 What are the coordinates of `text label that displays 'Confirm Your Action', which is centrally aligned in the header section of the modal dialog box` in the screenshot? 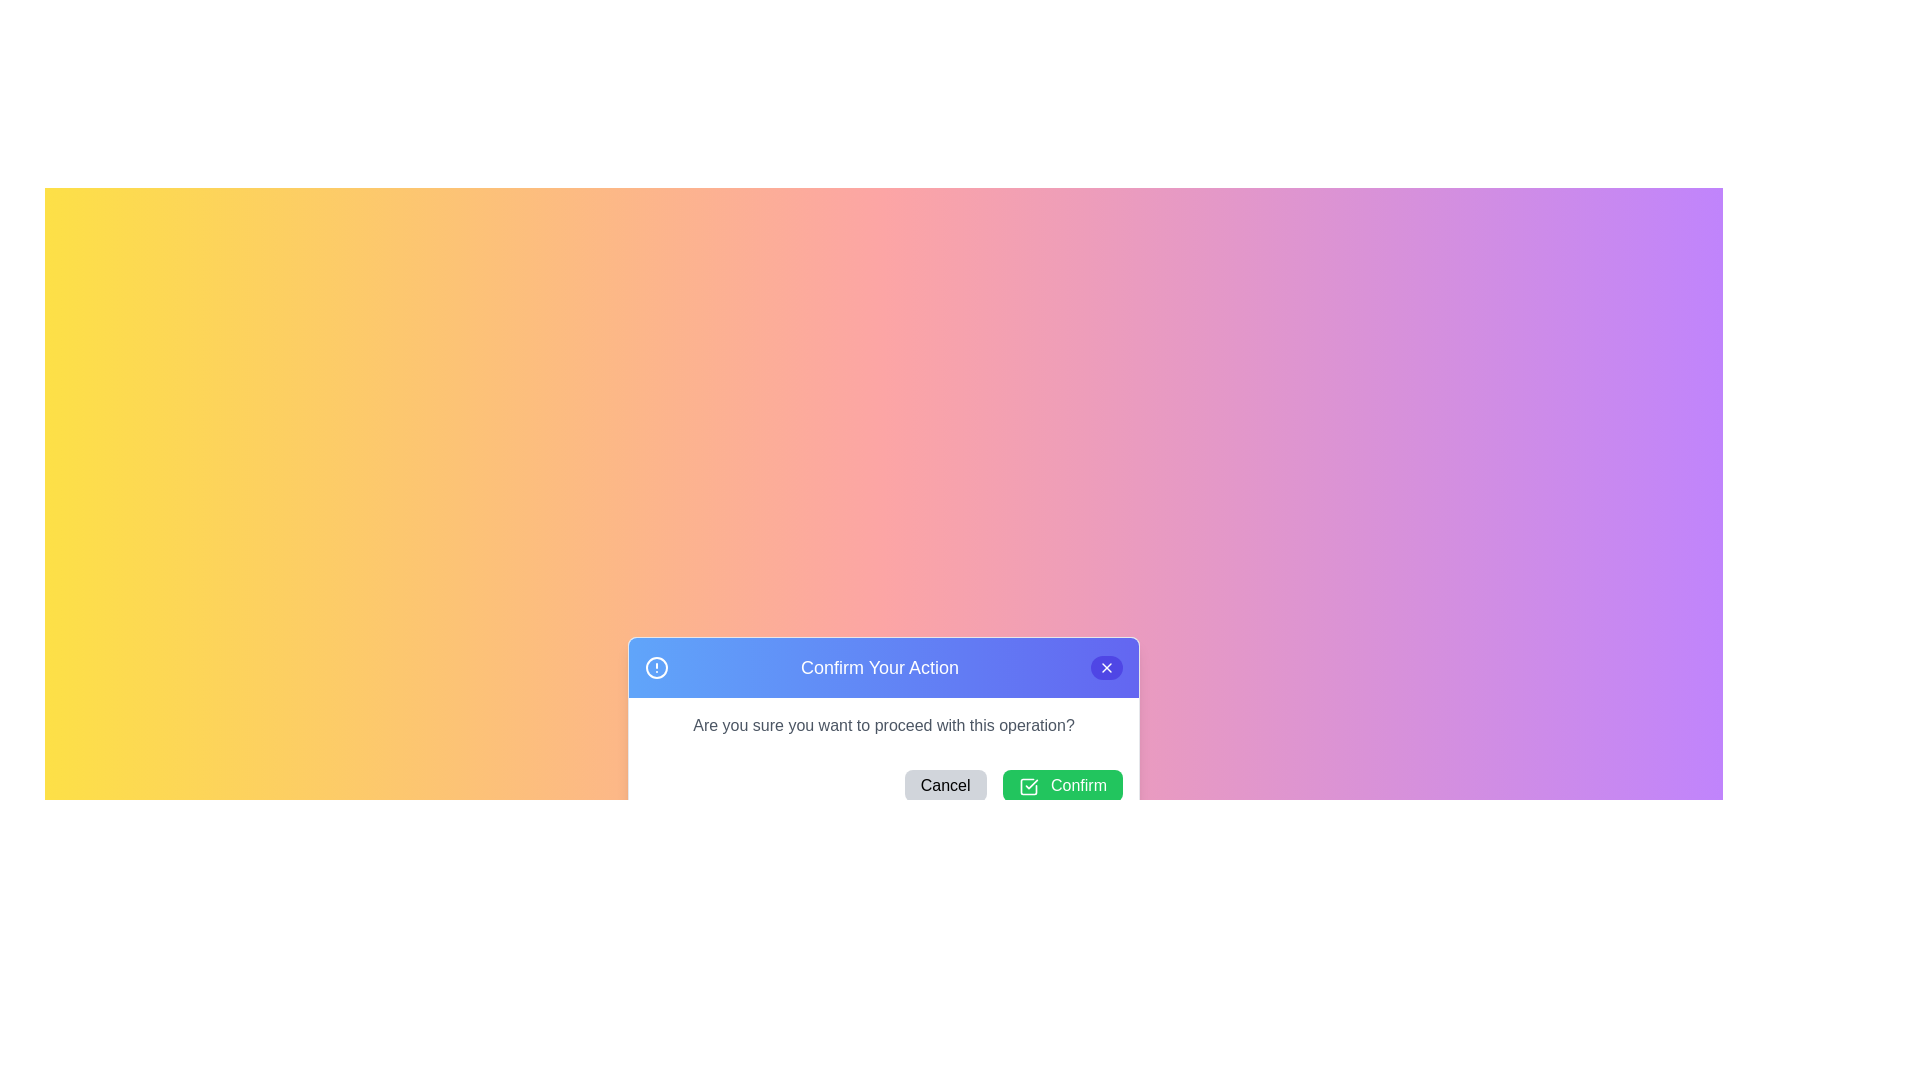 It's located at (879, 667).